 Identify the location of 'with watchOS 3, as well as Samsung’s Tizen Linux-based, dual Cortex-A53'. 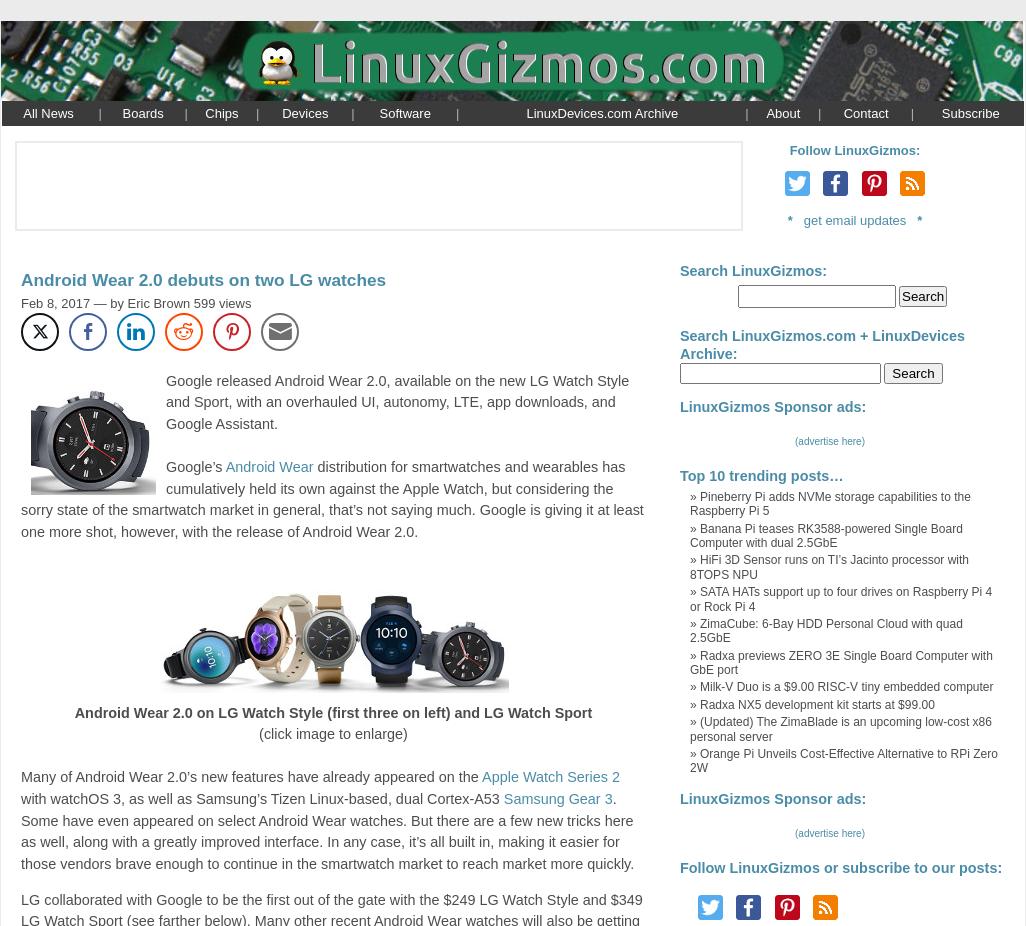
(261, 799).